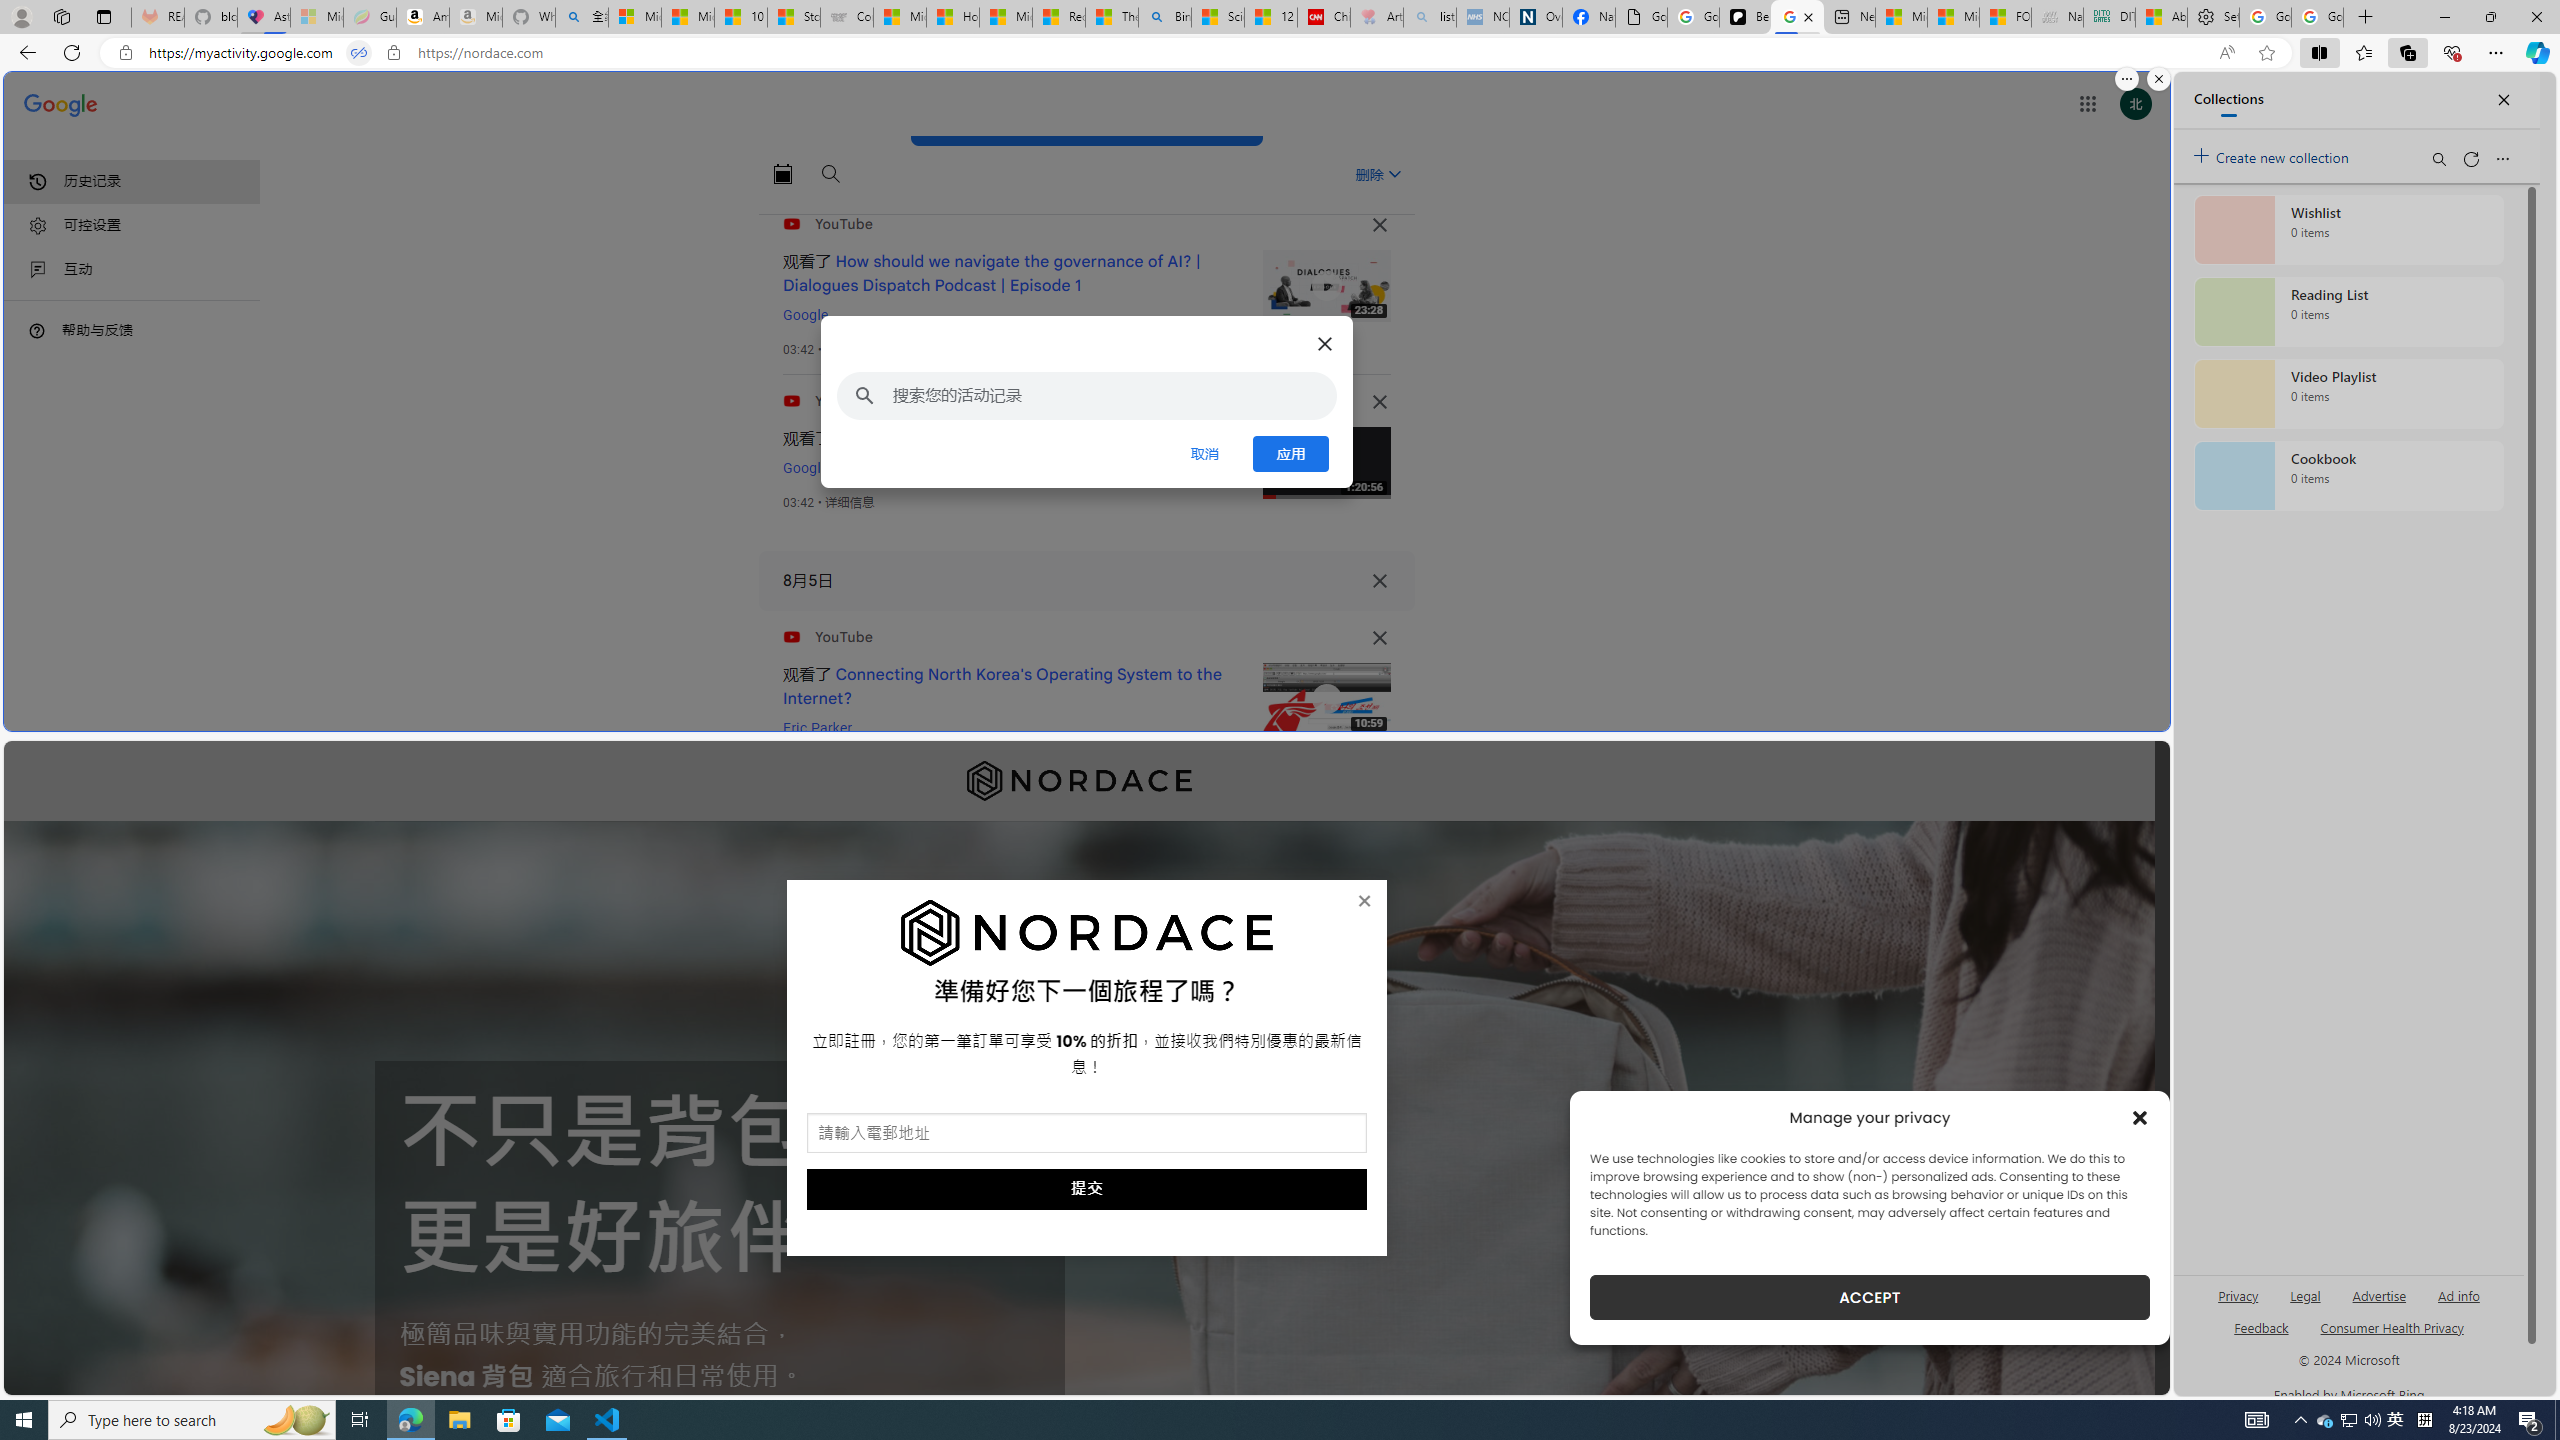 The width and height of the screenshot is (2560, 1440). I want to click on 'AutomationID: sb_feedback', so click(2261, 1325).